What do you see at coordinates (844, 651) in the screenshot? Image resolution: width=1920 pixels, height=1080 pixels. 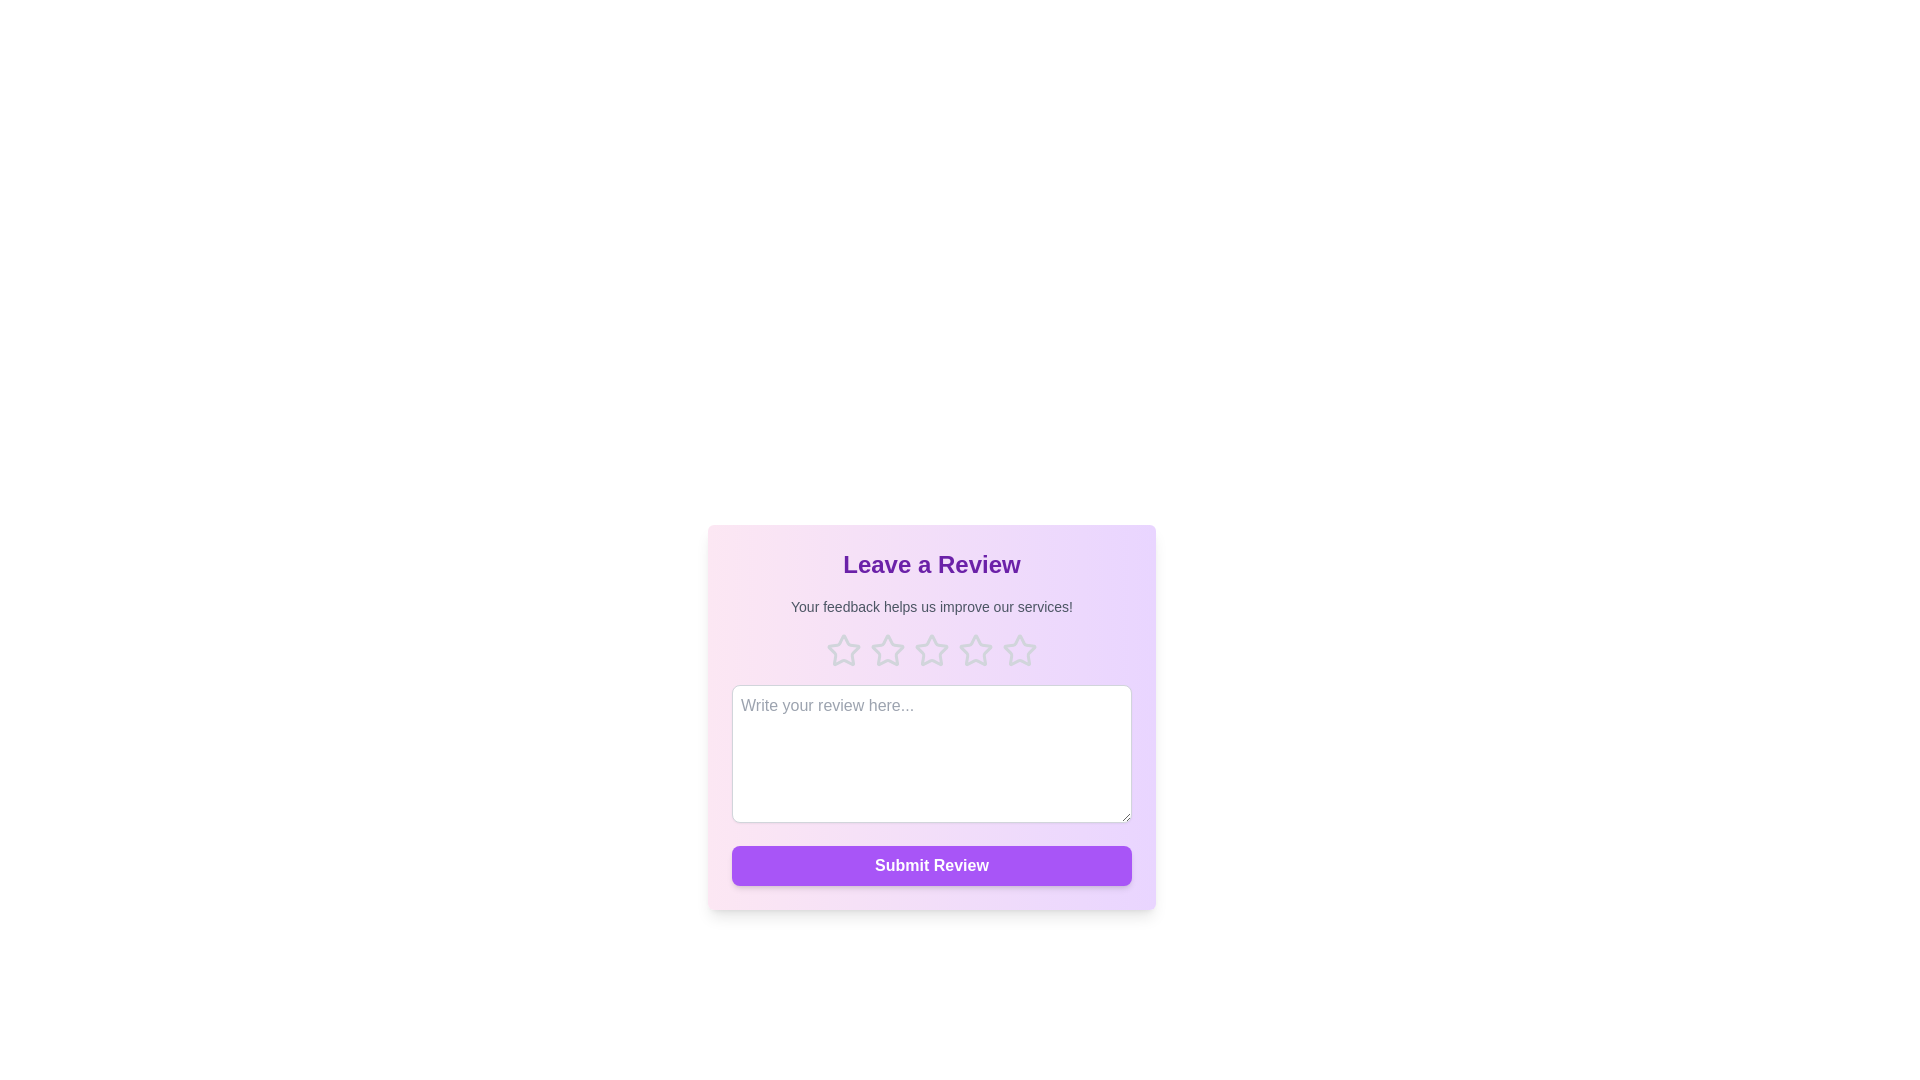 I see `the 1 star to highlight it` at bounding box center [844, 651].